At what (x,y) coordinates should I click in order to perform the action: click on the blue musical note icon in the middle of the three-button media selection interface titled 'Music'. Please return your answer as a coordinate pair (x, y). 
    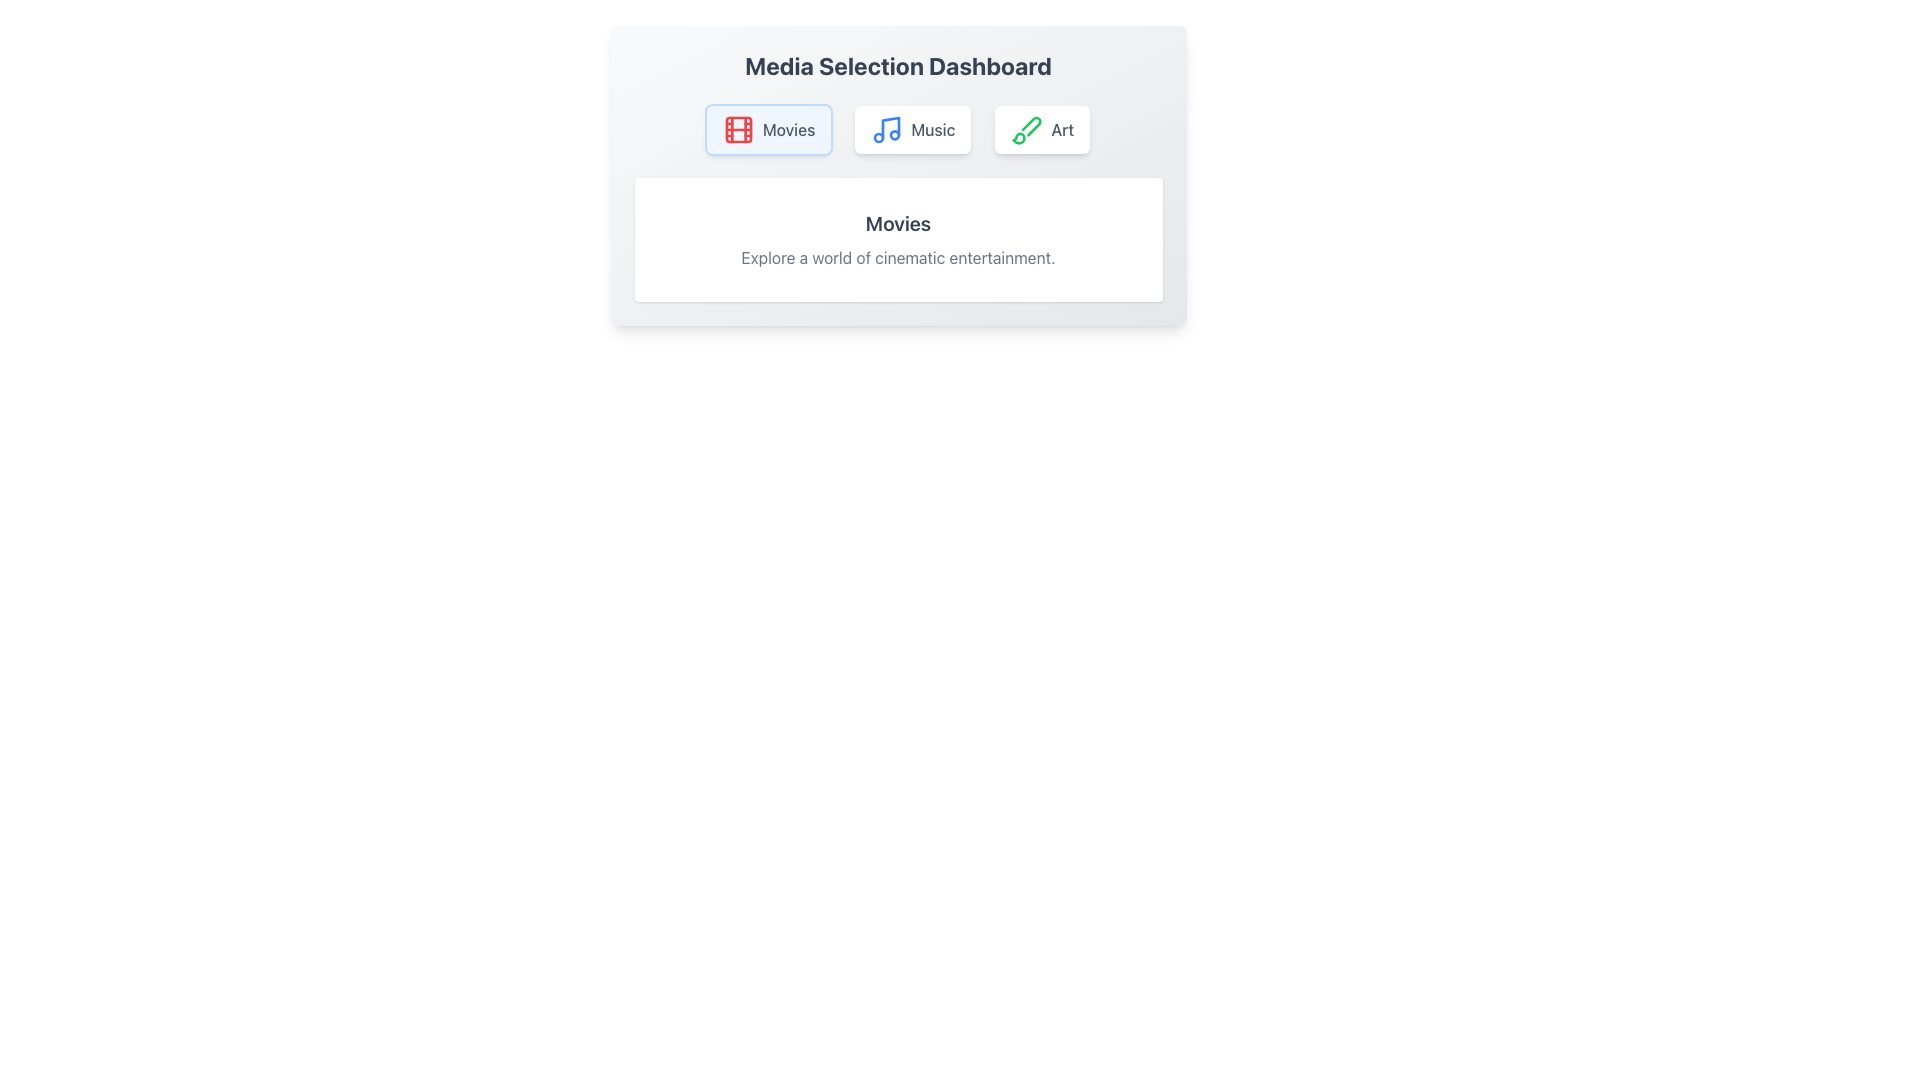
    Looking at the image, I should click on (886, 130).